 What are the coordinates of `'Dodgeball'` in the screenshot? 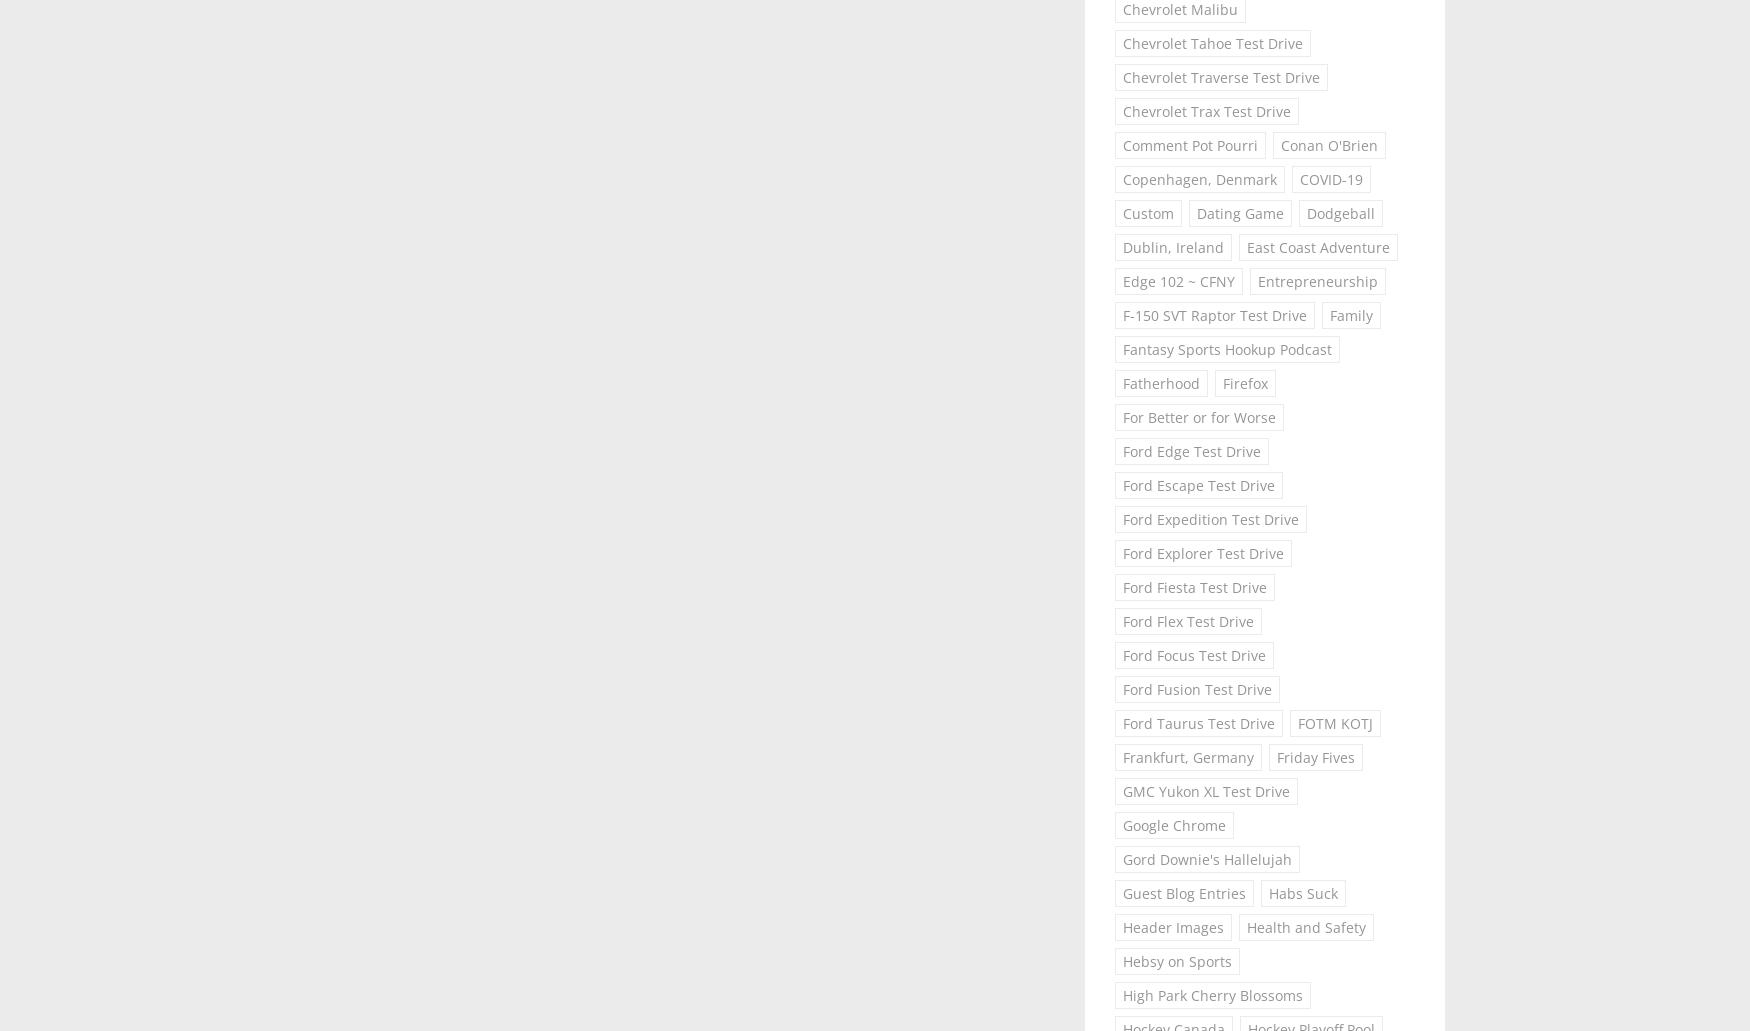 It's located at (1341, 212).